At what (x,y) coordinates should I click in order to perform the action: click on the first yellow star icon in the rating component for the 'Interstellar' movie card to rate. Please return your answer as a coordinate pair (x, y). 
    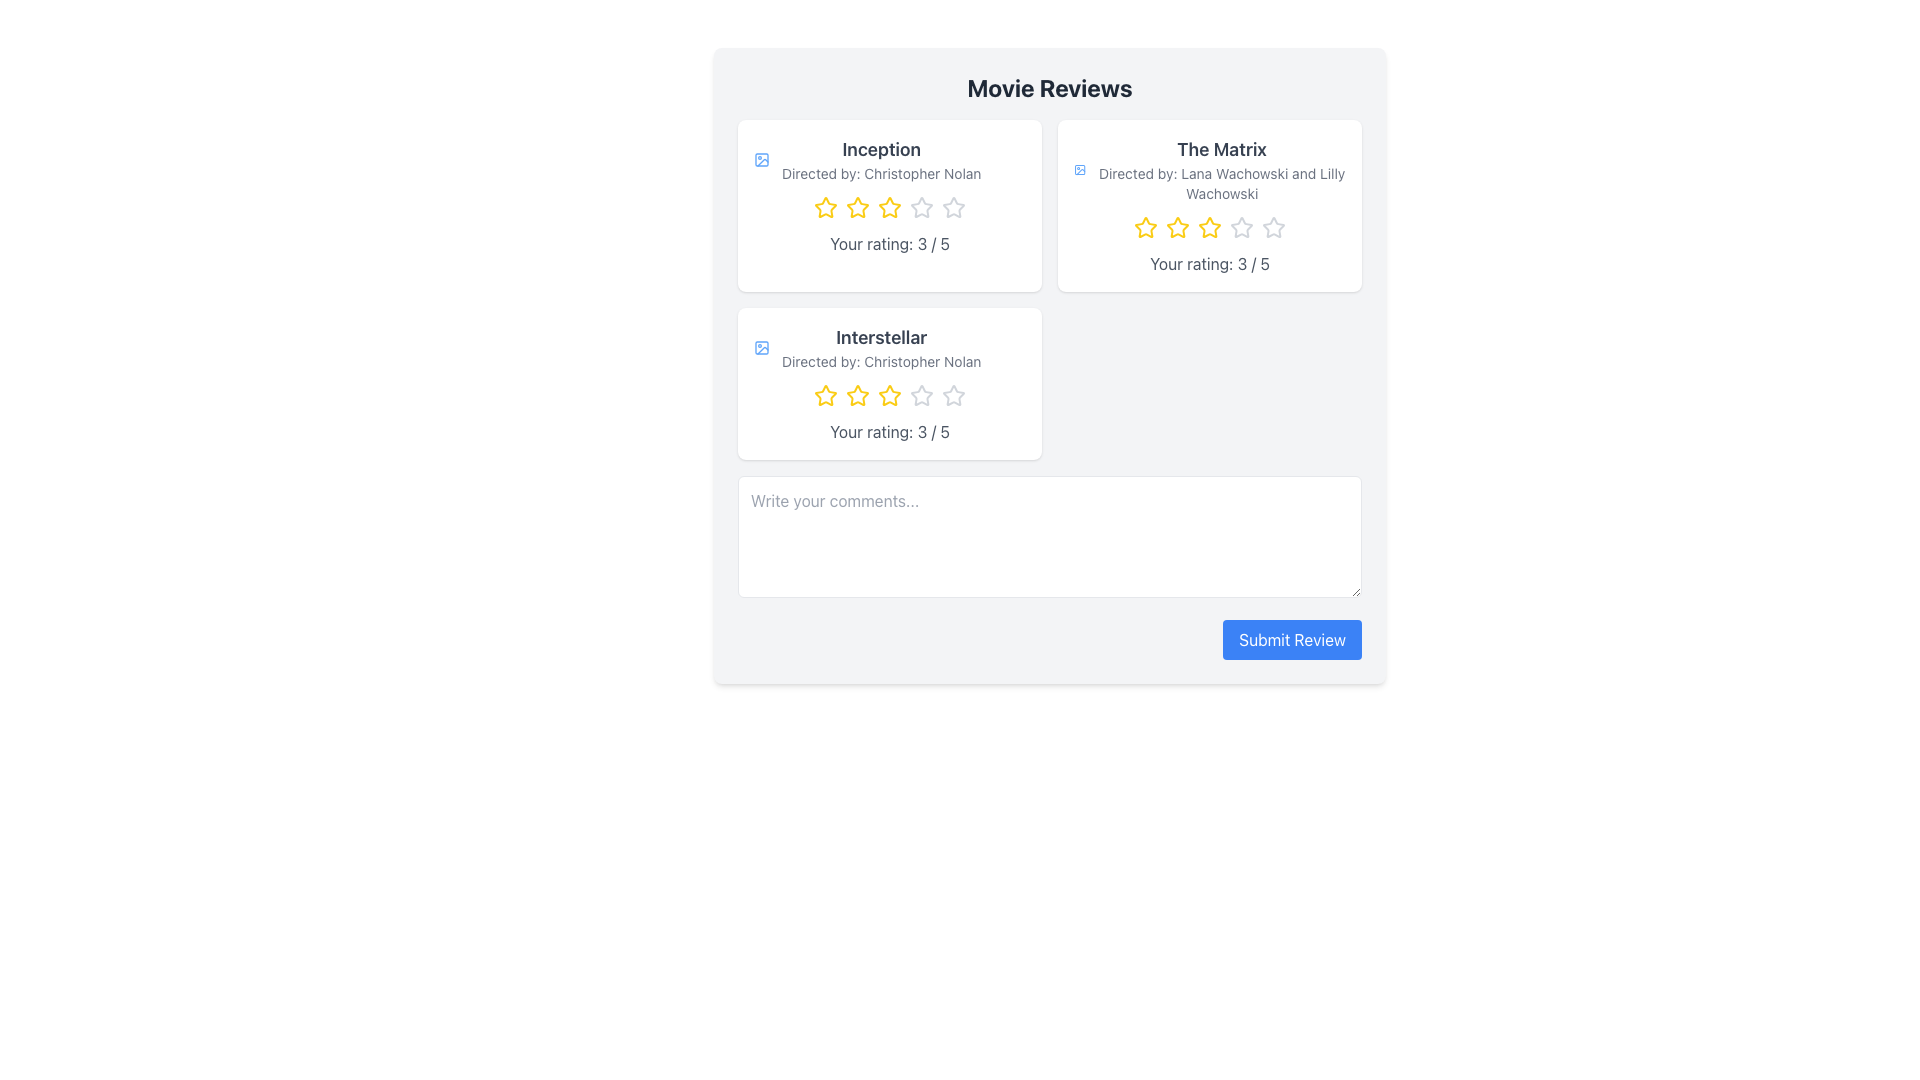
    Looking at the image, I should click on (825, 396).